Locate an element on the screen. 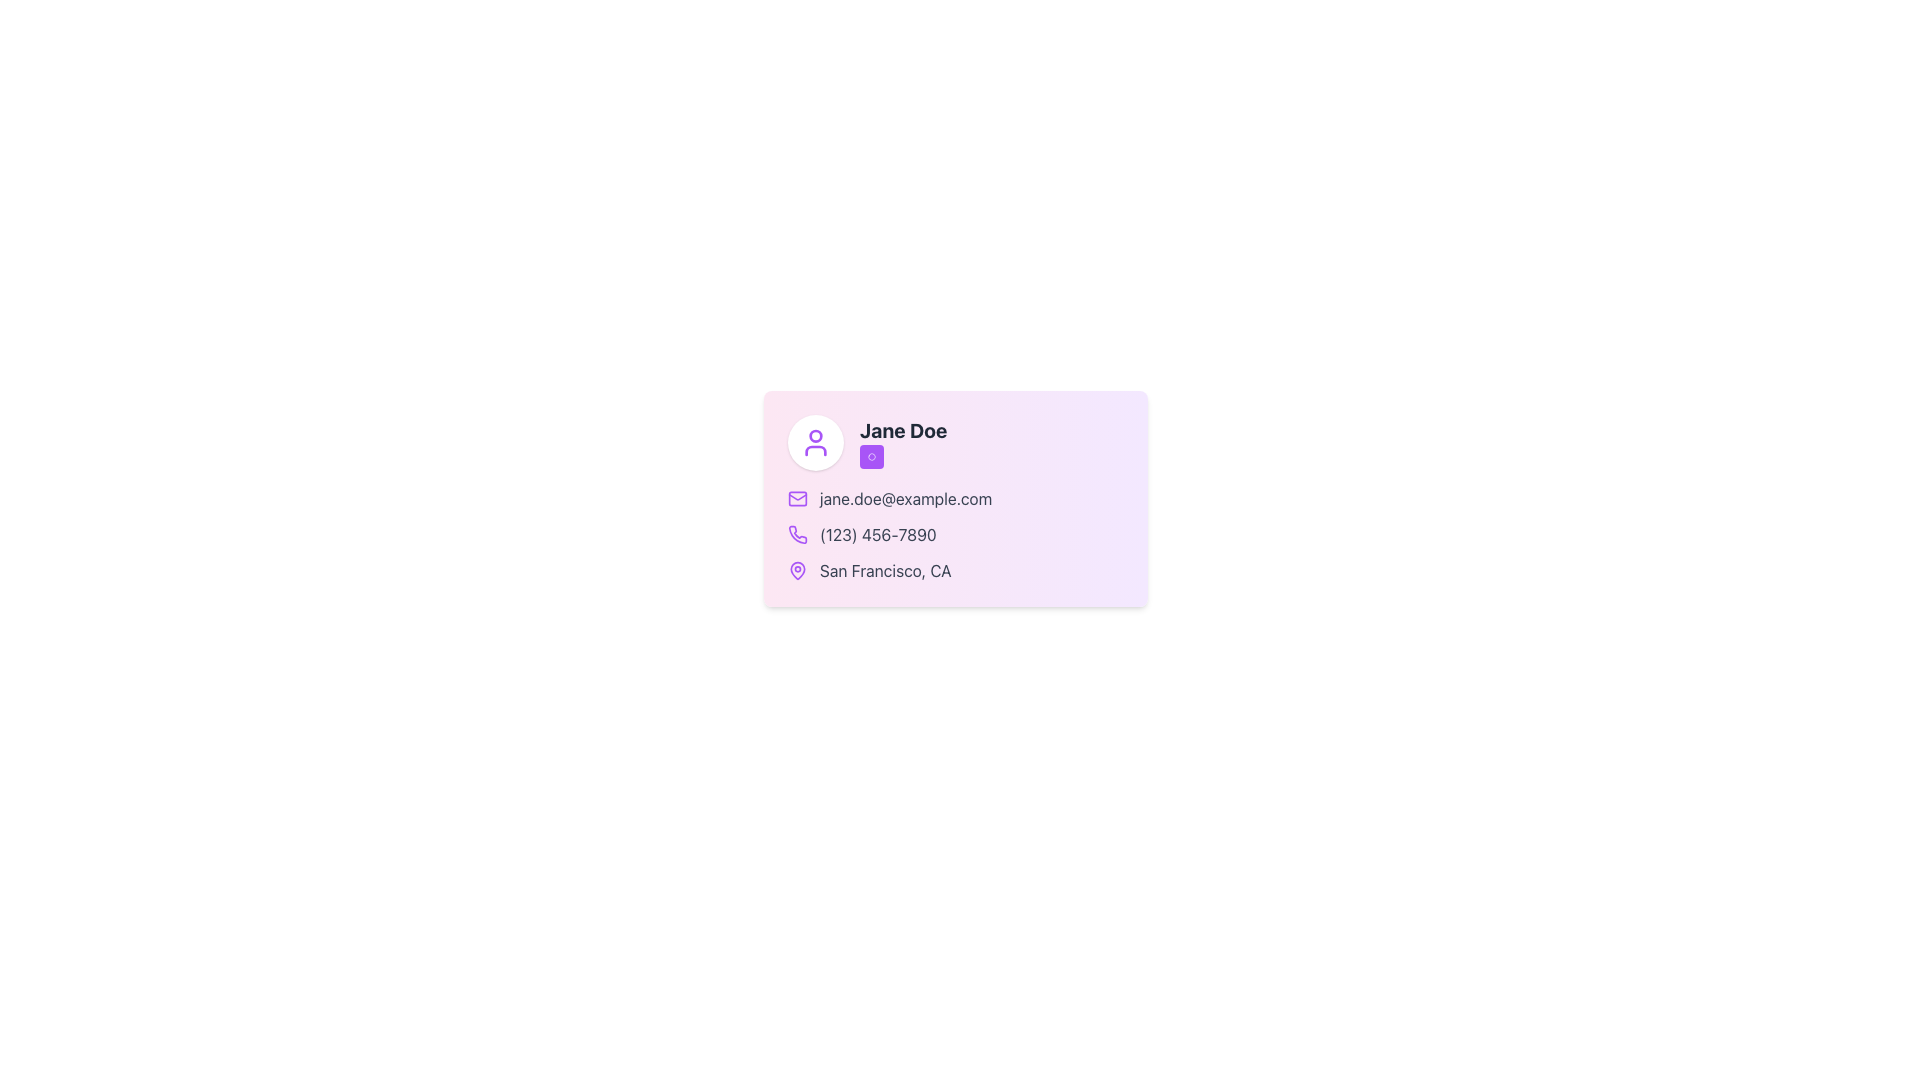 This screenshot has width=1920, height=1080. the purple phone icon located next to the phone number '(123) 456-7890' within the user contact card is located at coordinates (797, 533).